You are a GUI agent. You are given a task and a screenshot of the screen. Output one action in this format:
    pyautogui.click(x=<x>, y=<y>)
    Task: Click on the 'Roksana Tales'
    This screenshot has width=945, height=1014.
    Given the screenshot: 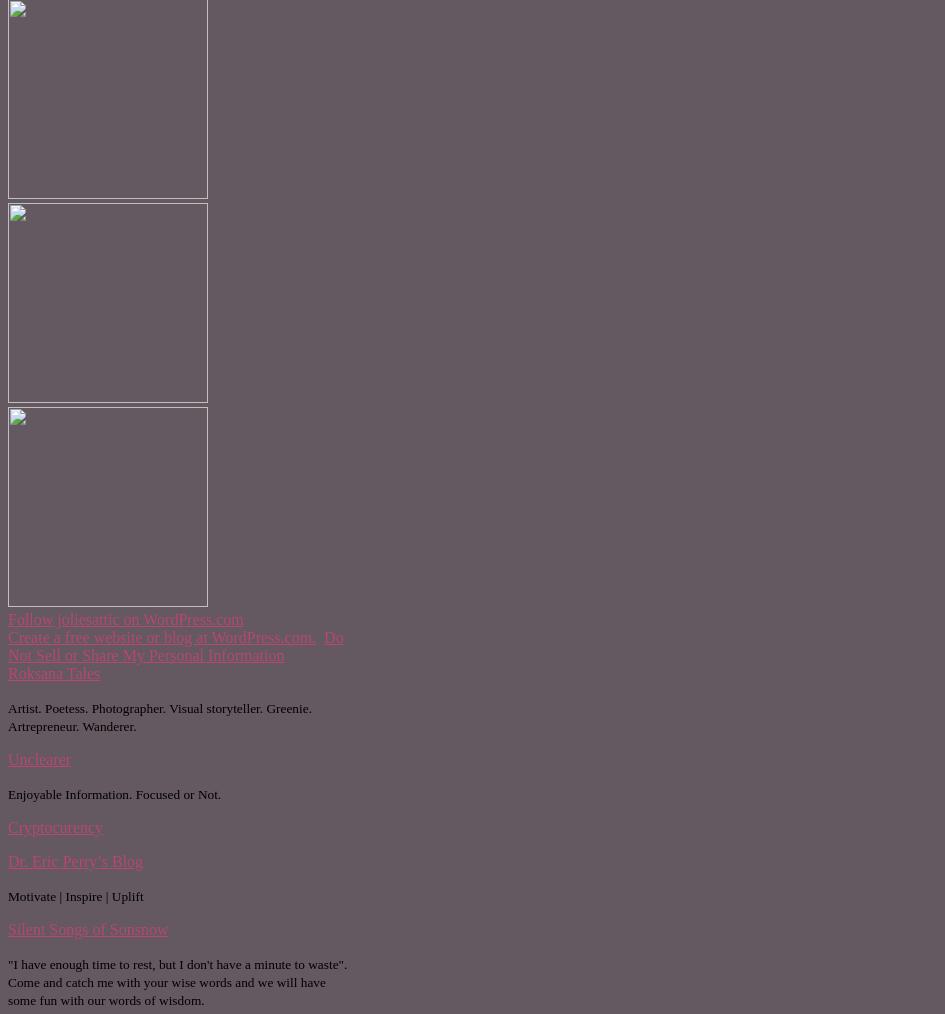 What is the action you would take?
    pyautogui.click(x=53, y=672)
    